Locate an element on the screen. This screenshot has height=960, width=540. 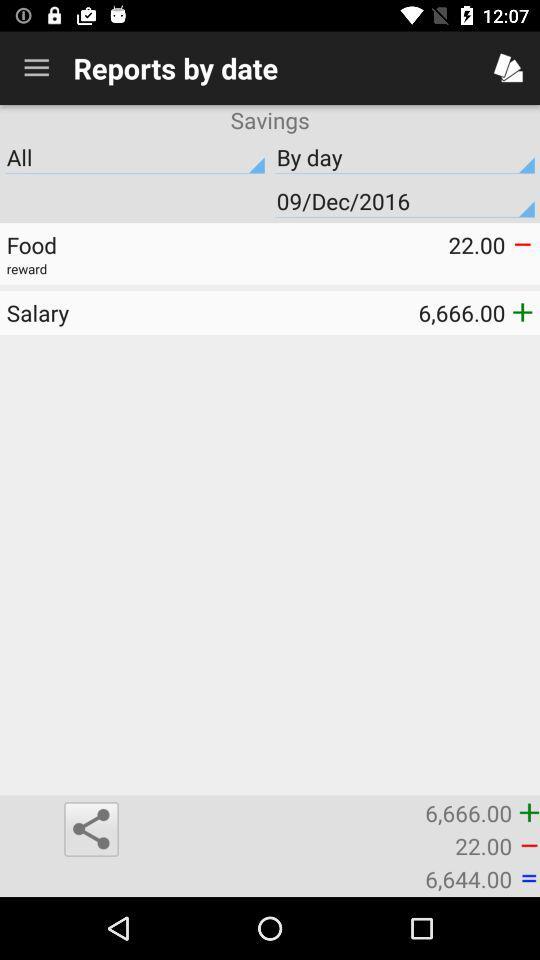
item above 6,666.00 is located at coordinates (137, 312).